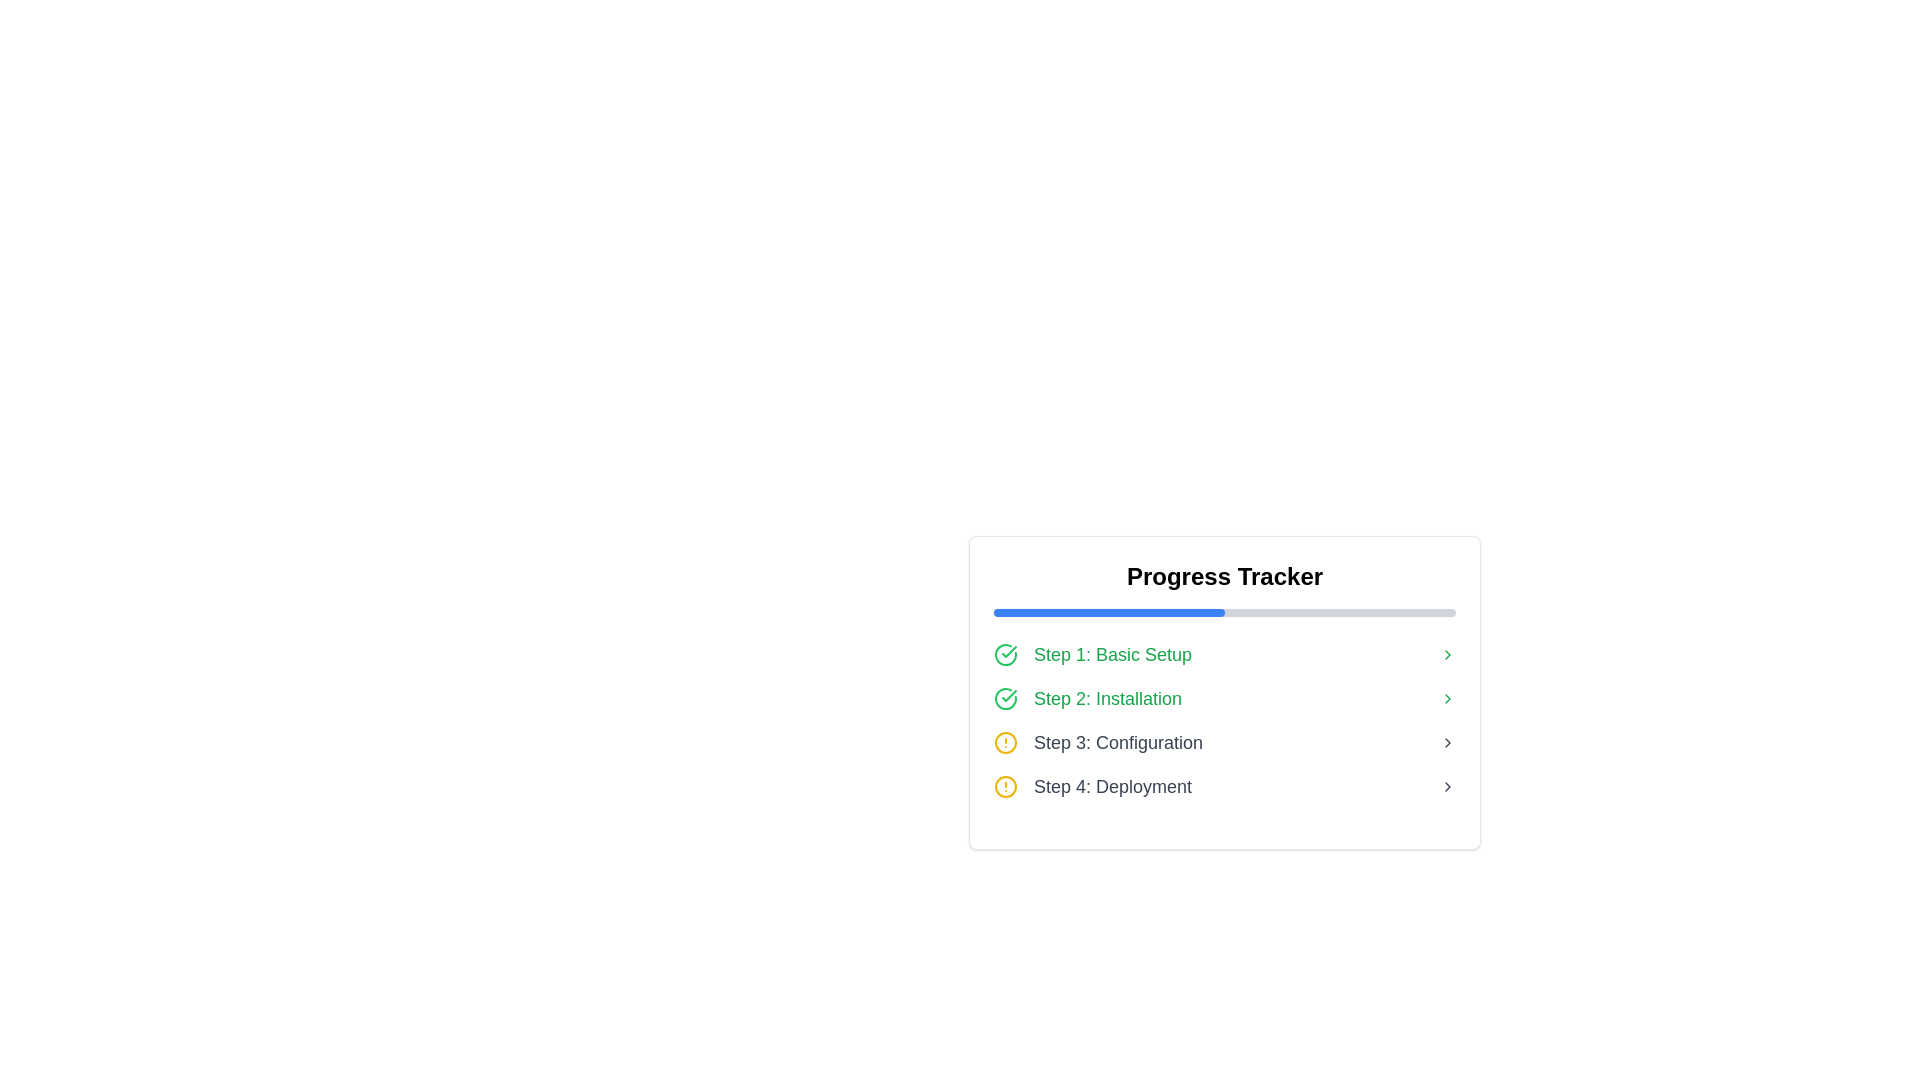  Describe the element at coordinates (1223, 697) in the screenshot. I see `the Progress Step Indicator, which indicates that the installation step is complete and is the second item in the vertical list under 'Progress Tracker'` at that location.